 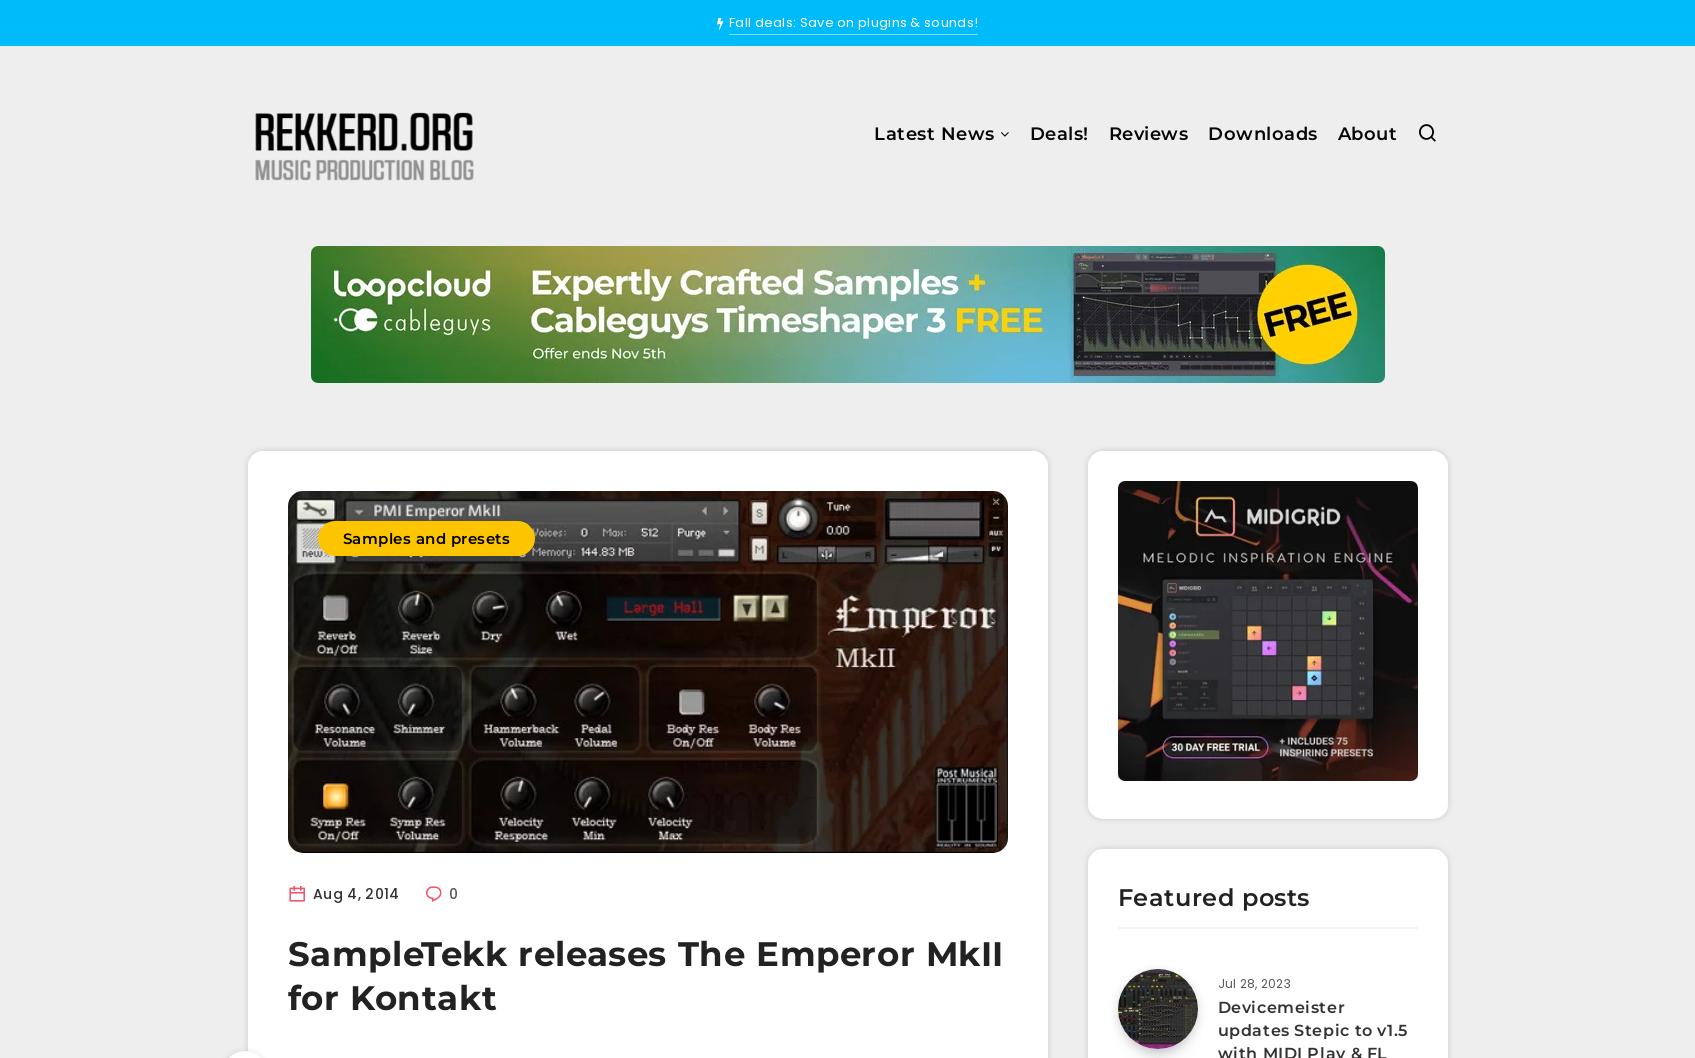 What do you see at coordinates (1337, 133) in the screenshot?
I see `'About'` at bounding box center [1337, 133].